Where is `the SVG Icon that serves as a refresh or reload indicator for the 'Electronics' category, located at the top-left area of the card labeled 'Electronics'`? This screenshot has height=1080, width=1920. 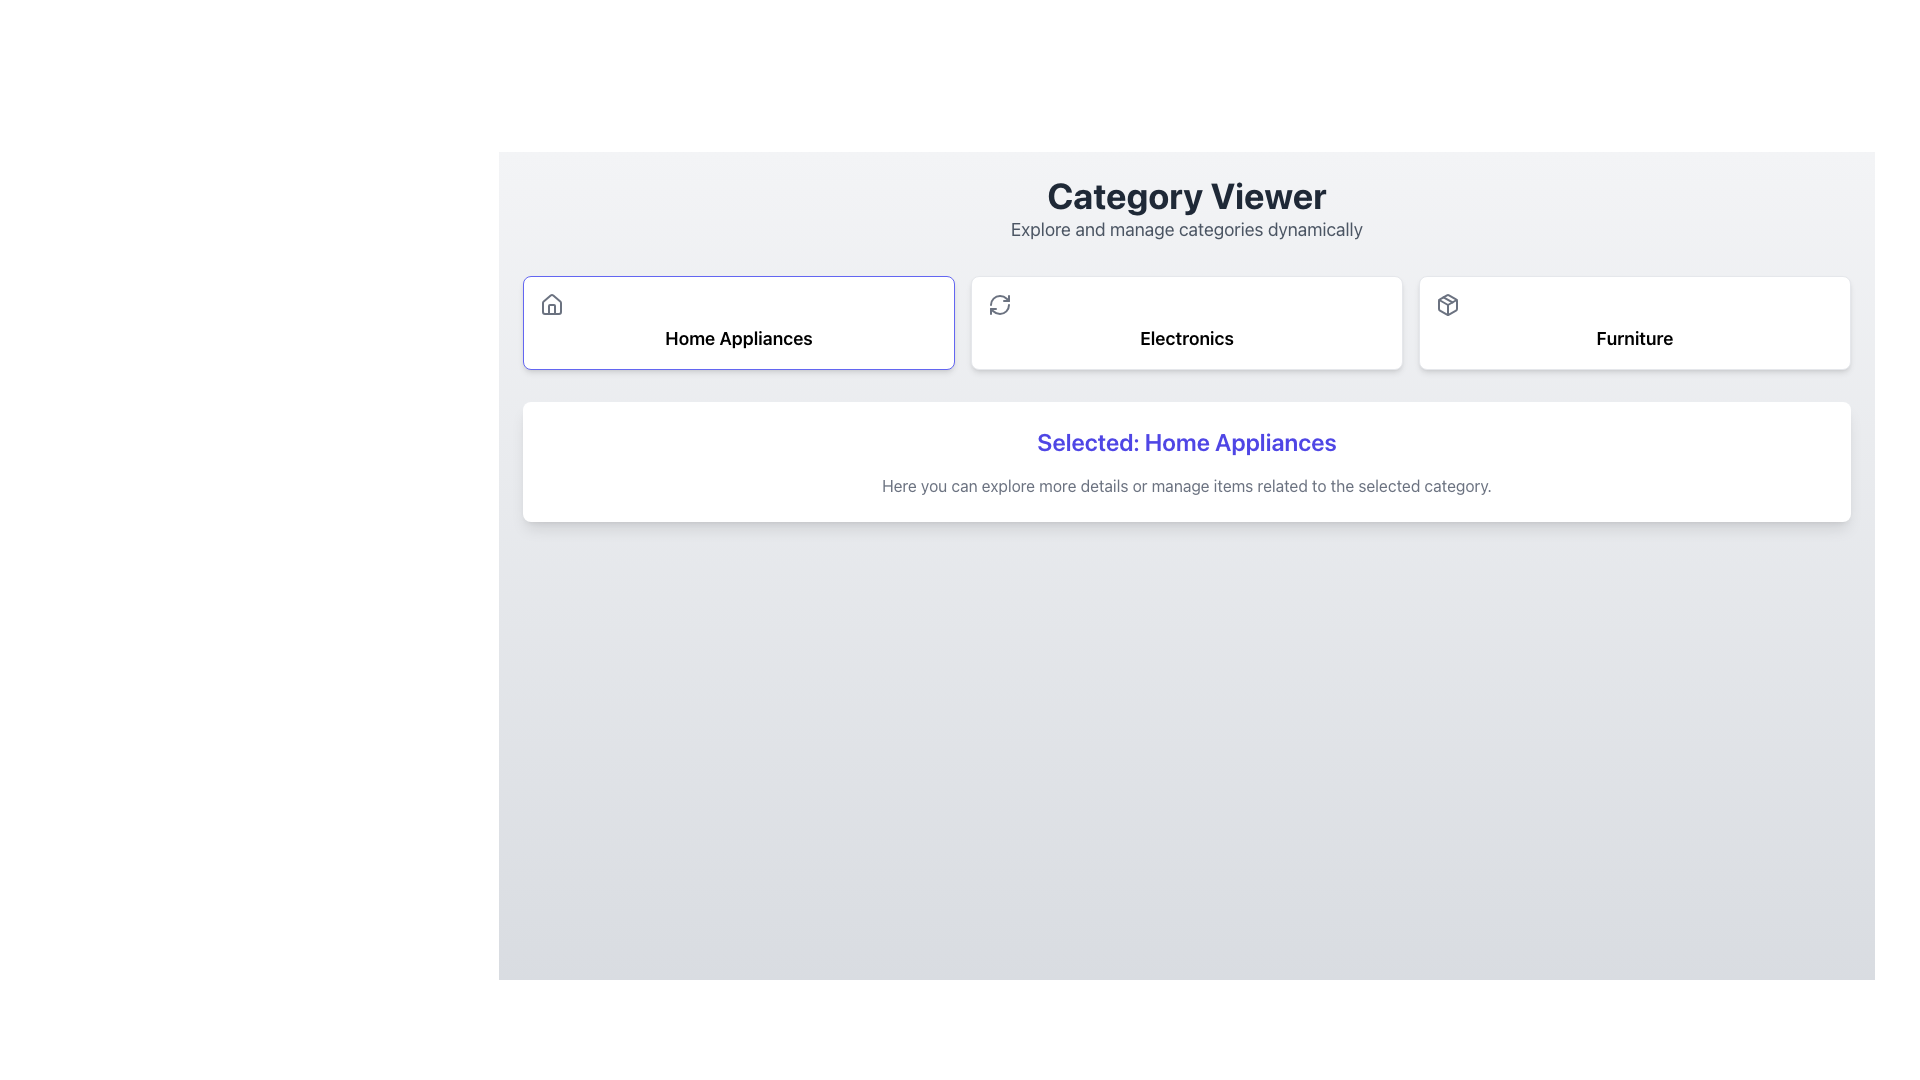
the SVG Icon that serves as a refresh or reload indicator for the 'Electronics' category, located at the top-left area of the card labeled 'Electronics' is located at coordinates (999, 304).